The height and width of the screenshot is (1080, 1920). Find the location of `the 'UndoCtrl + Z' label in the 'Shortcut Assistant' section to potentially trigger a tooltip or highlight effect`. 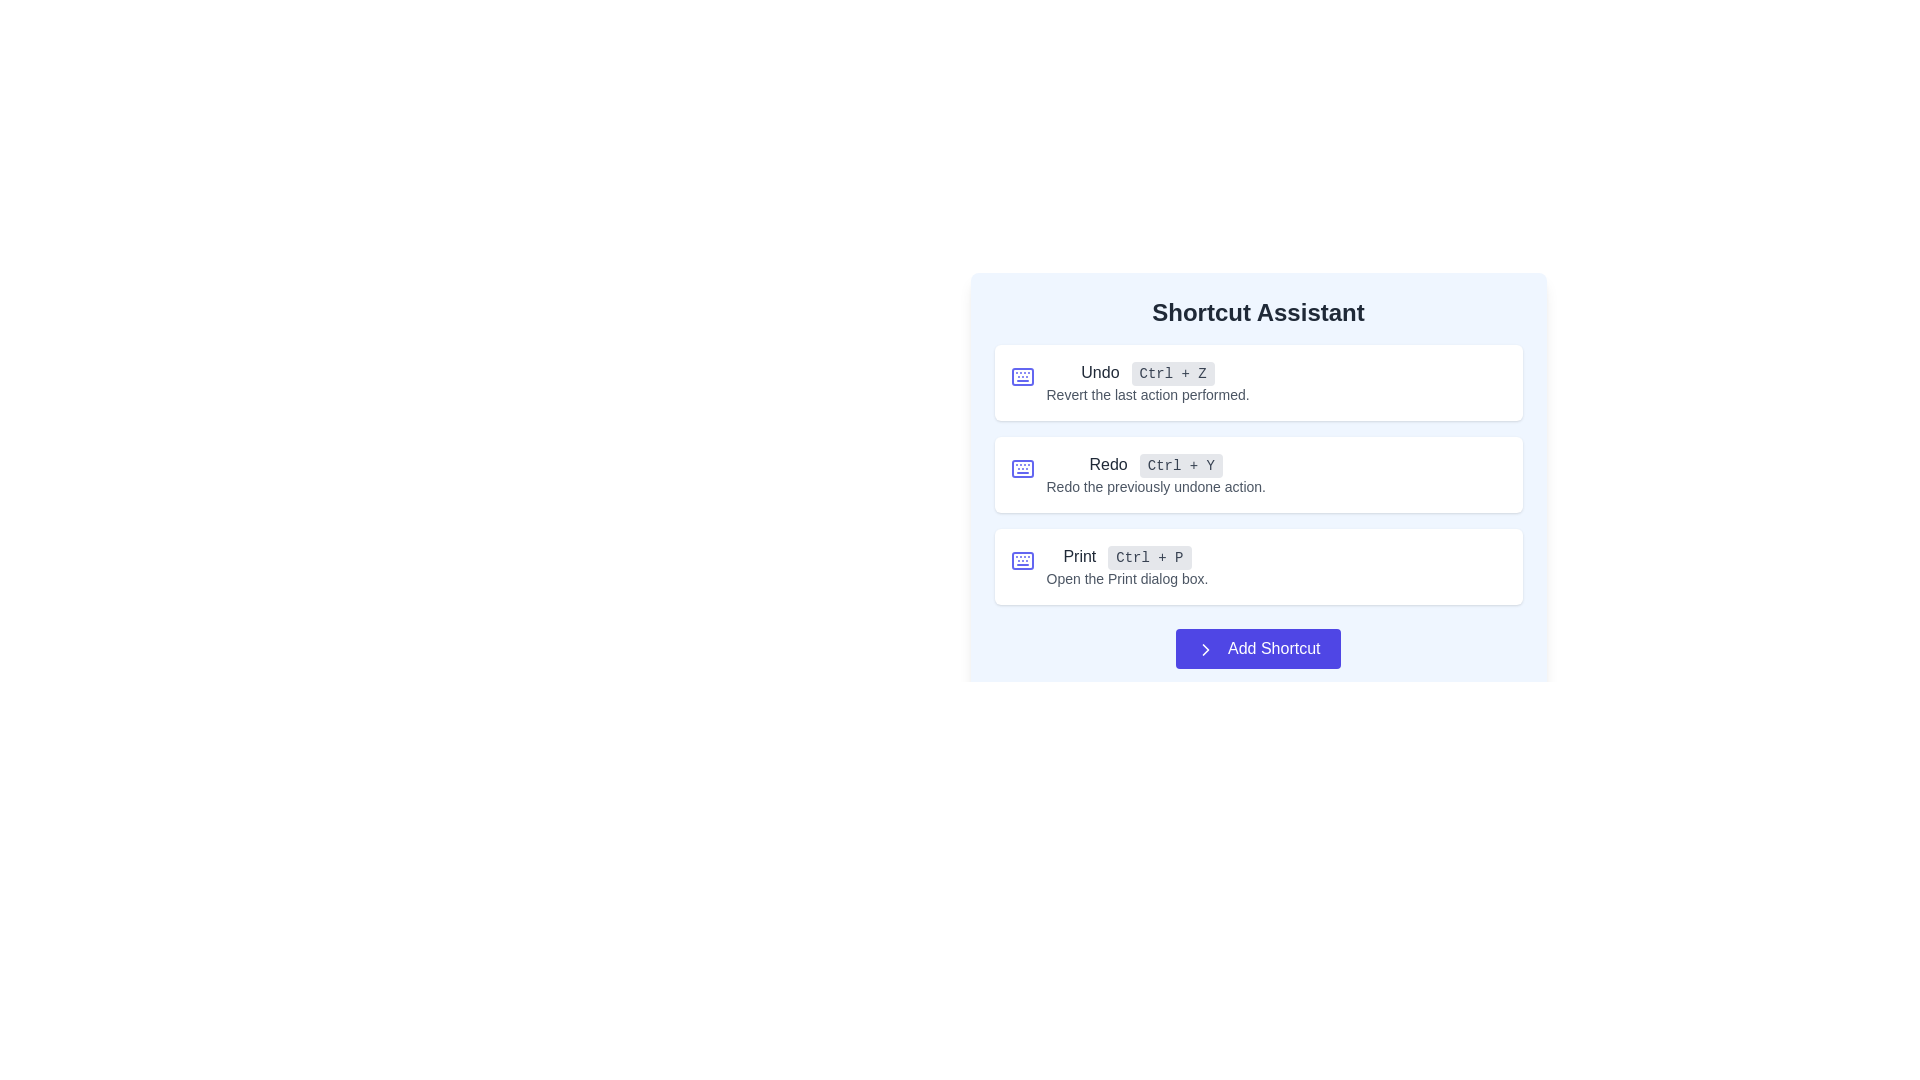

the 'UndoCtrl + Z' label in the 'Shortcut Assistant' section to potentially trigger a tooltip or highlight effect is located at coordinates (1147, 373).